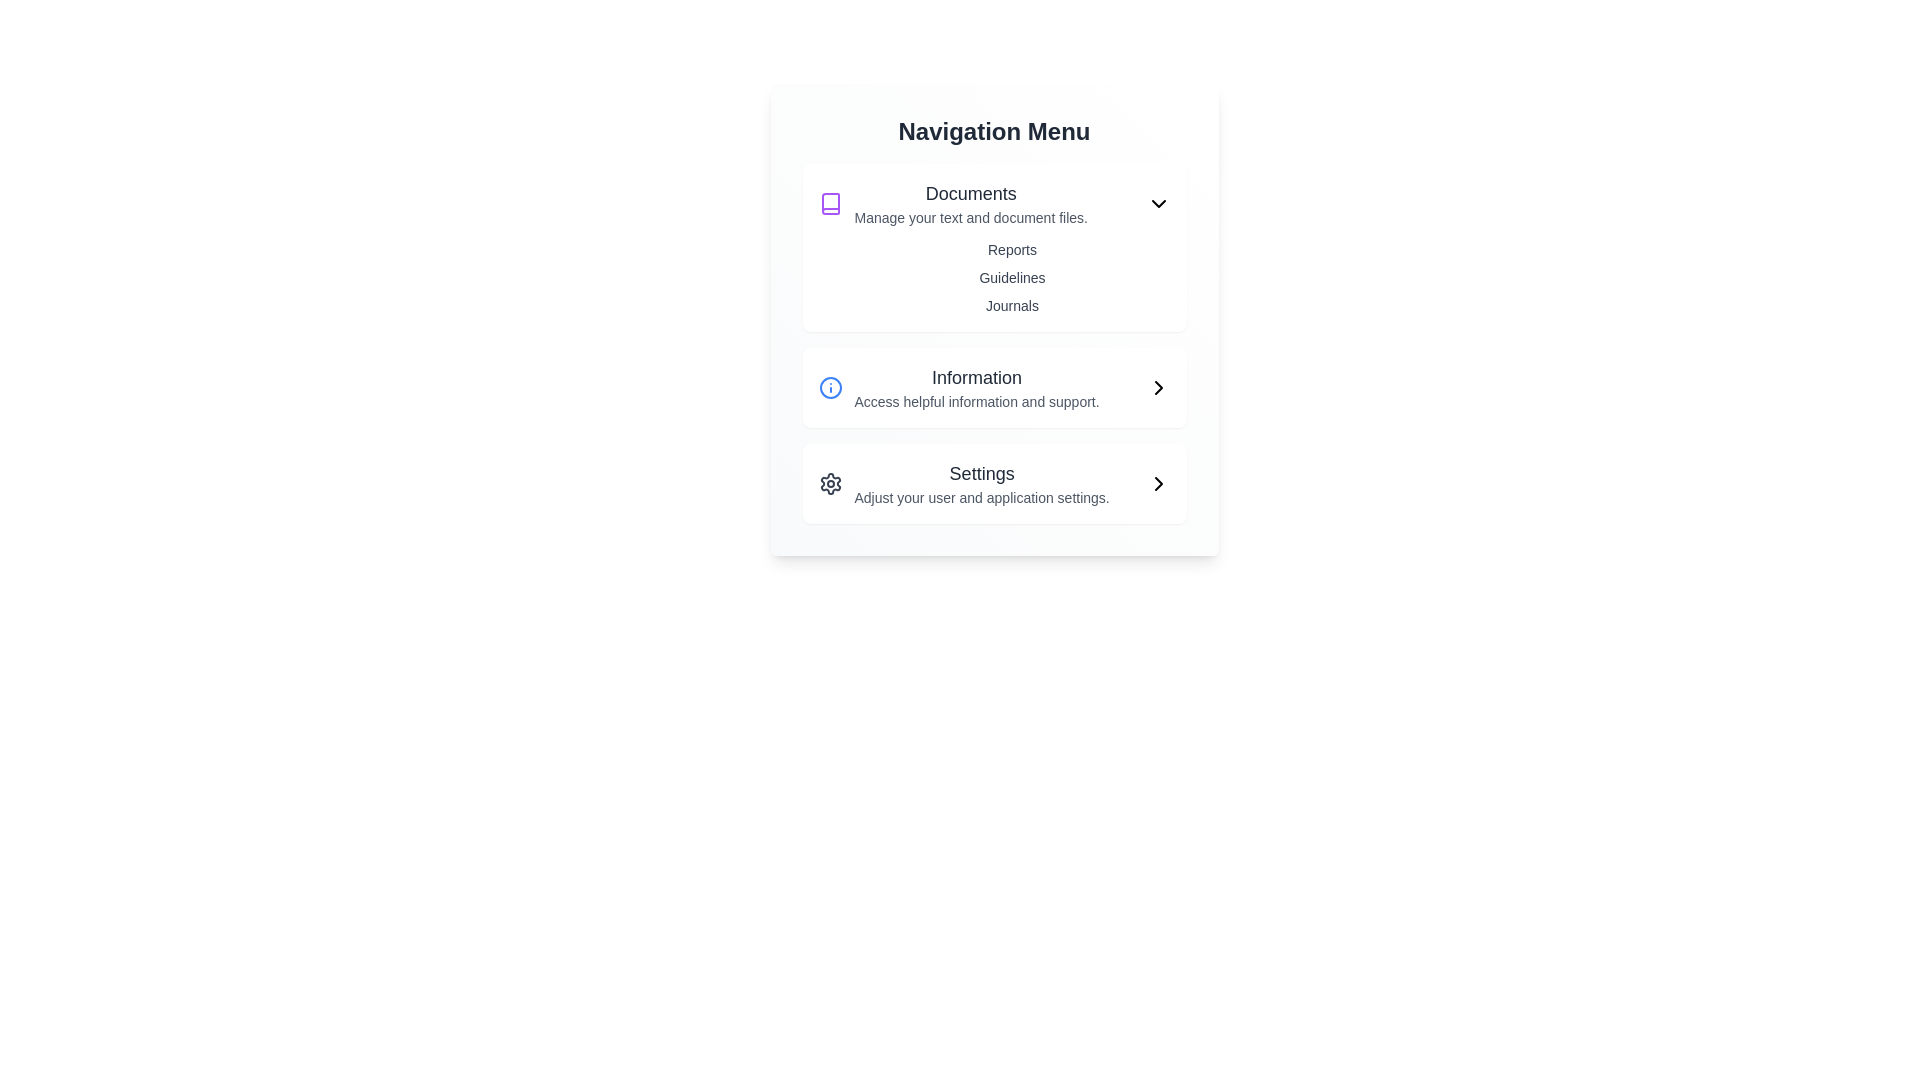  I want to click on the Text label that serves as a header for the subsection in the navigation menu, located centrally beneath the 'Documents' section, so click(977, 378).